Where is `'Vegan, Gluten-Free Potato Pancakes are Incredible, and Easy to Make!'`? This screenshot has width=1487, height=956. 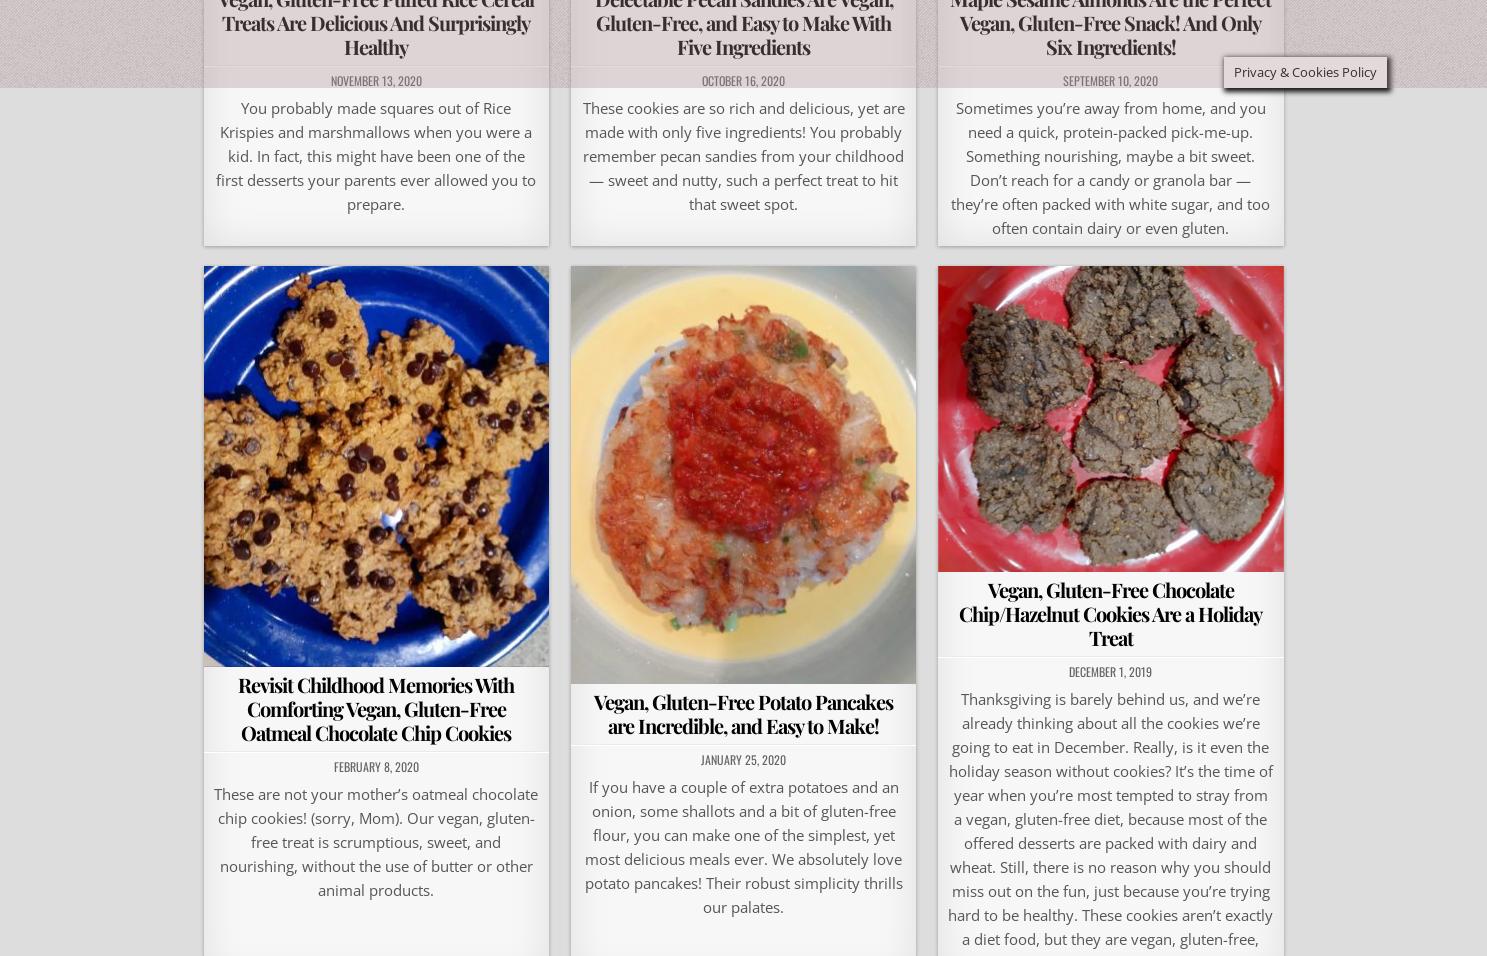
'Vegan, Gluten-Free Potato Pancakes are Incredible, and Easy to Make!' is located at coordinates (742, 712).